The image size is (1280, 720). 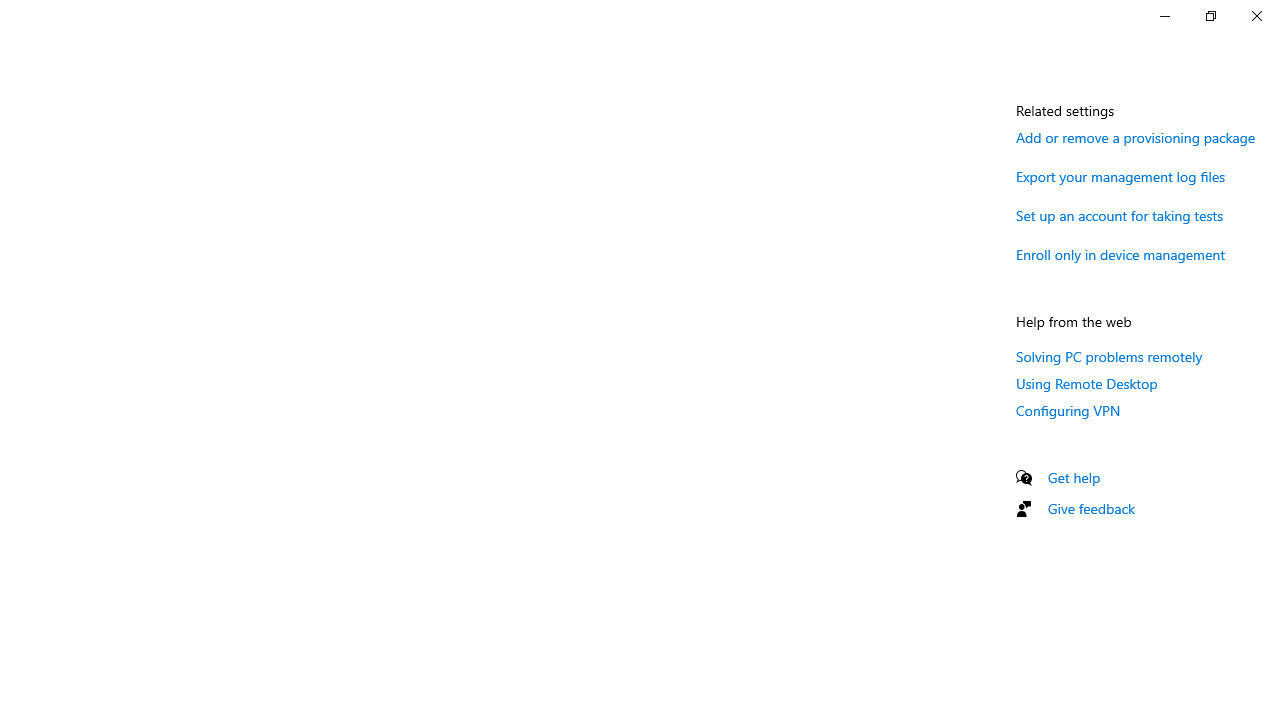 I want to click on 'Using Remote Desktop', so click(x=1086, y=383).